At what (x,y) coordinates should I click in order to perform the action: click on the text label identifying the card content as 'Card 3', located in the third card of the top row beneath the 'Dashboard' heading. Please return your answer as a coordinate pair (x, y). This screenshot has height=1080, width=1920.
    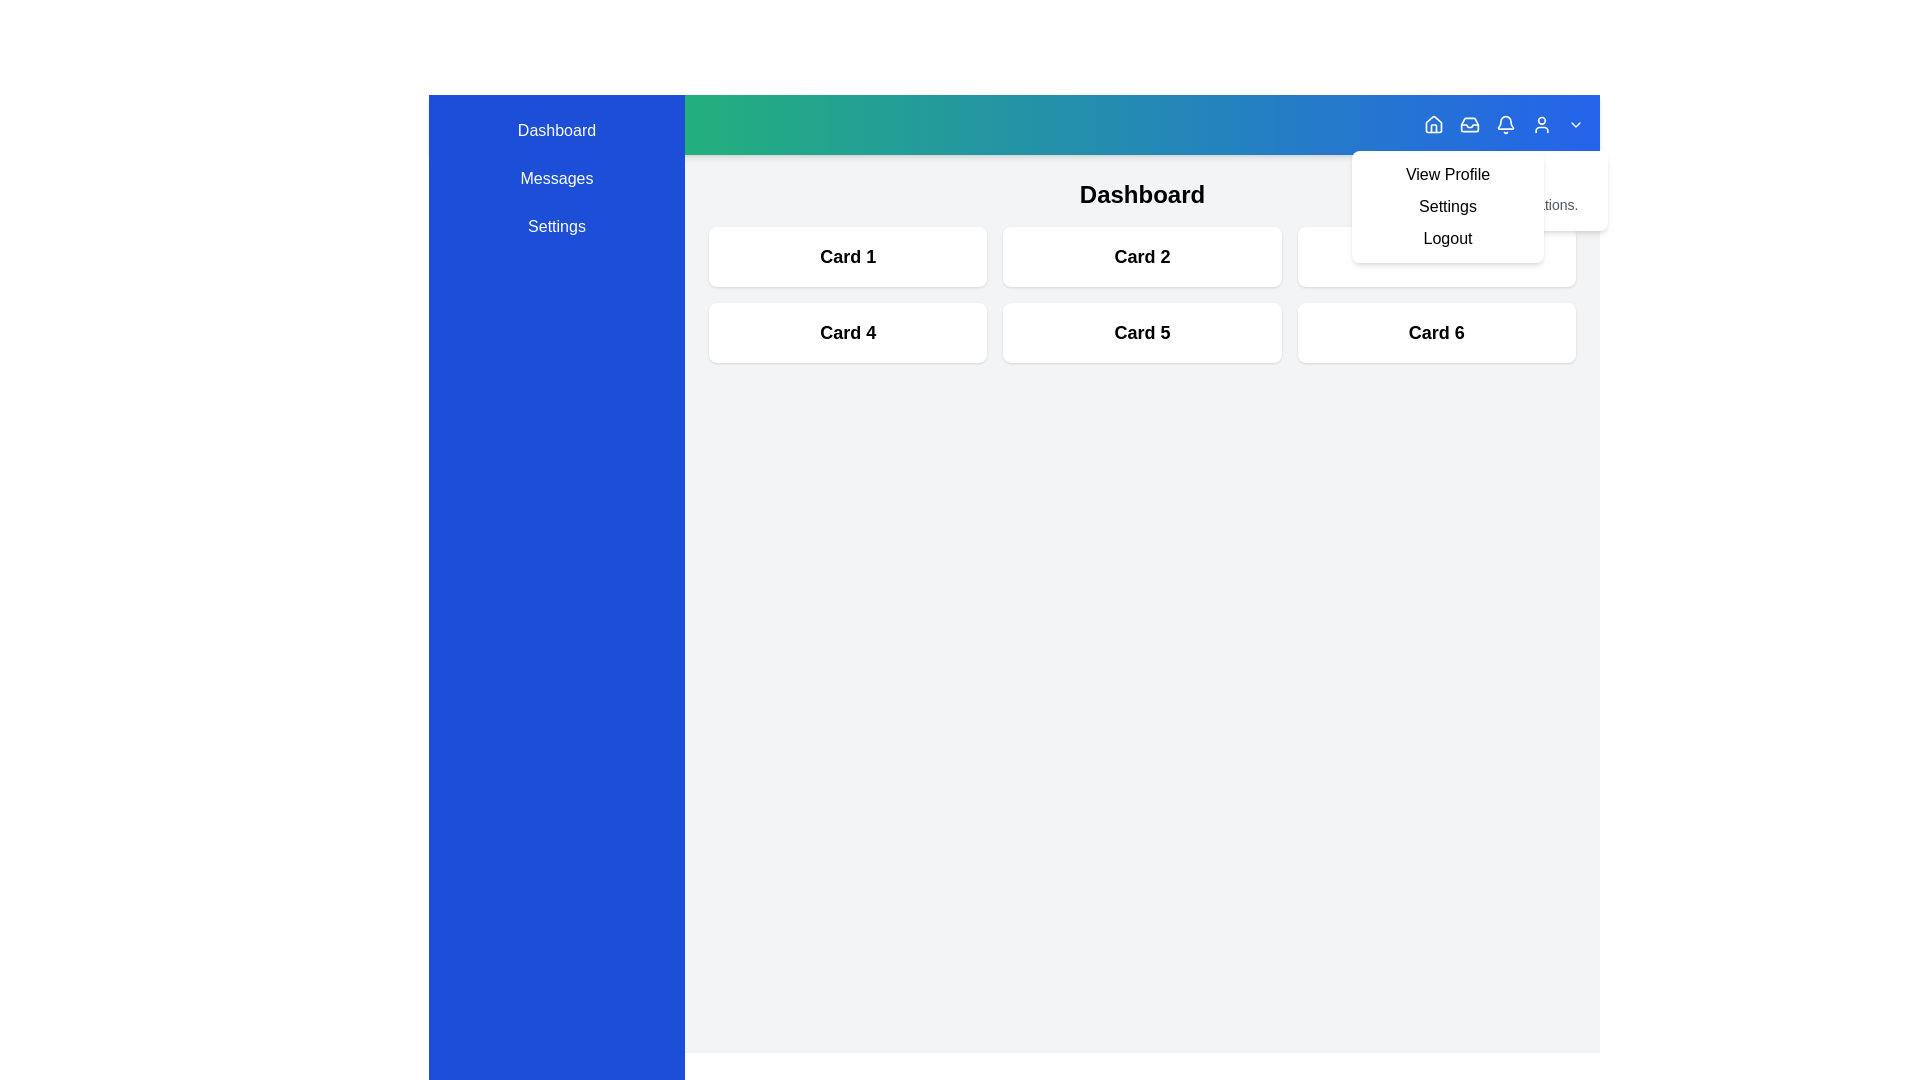
    Looking at the image, I should click on (1435, 256).